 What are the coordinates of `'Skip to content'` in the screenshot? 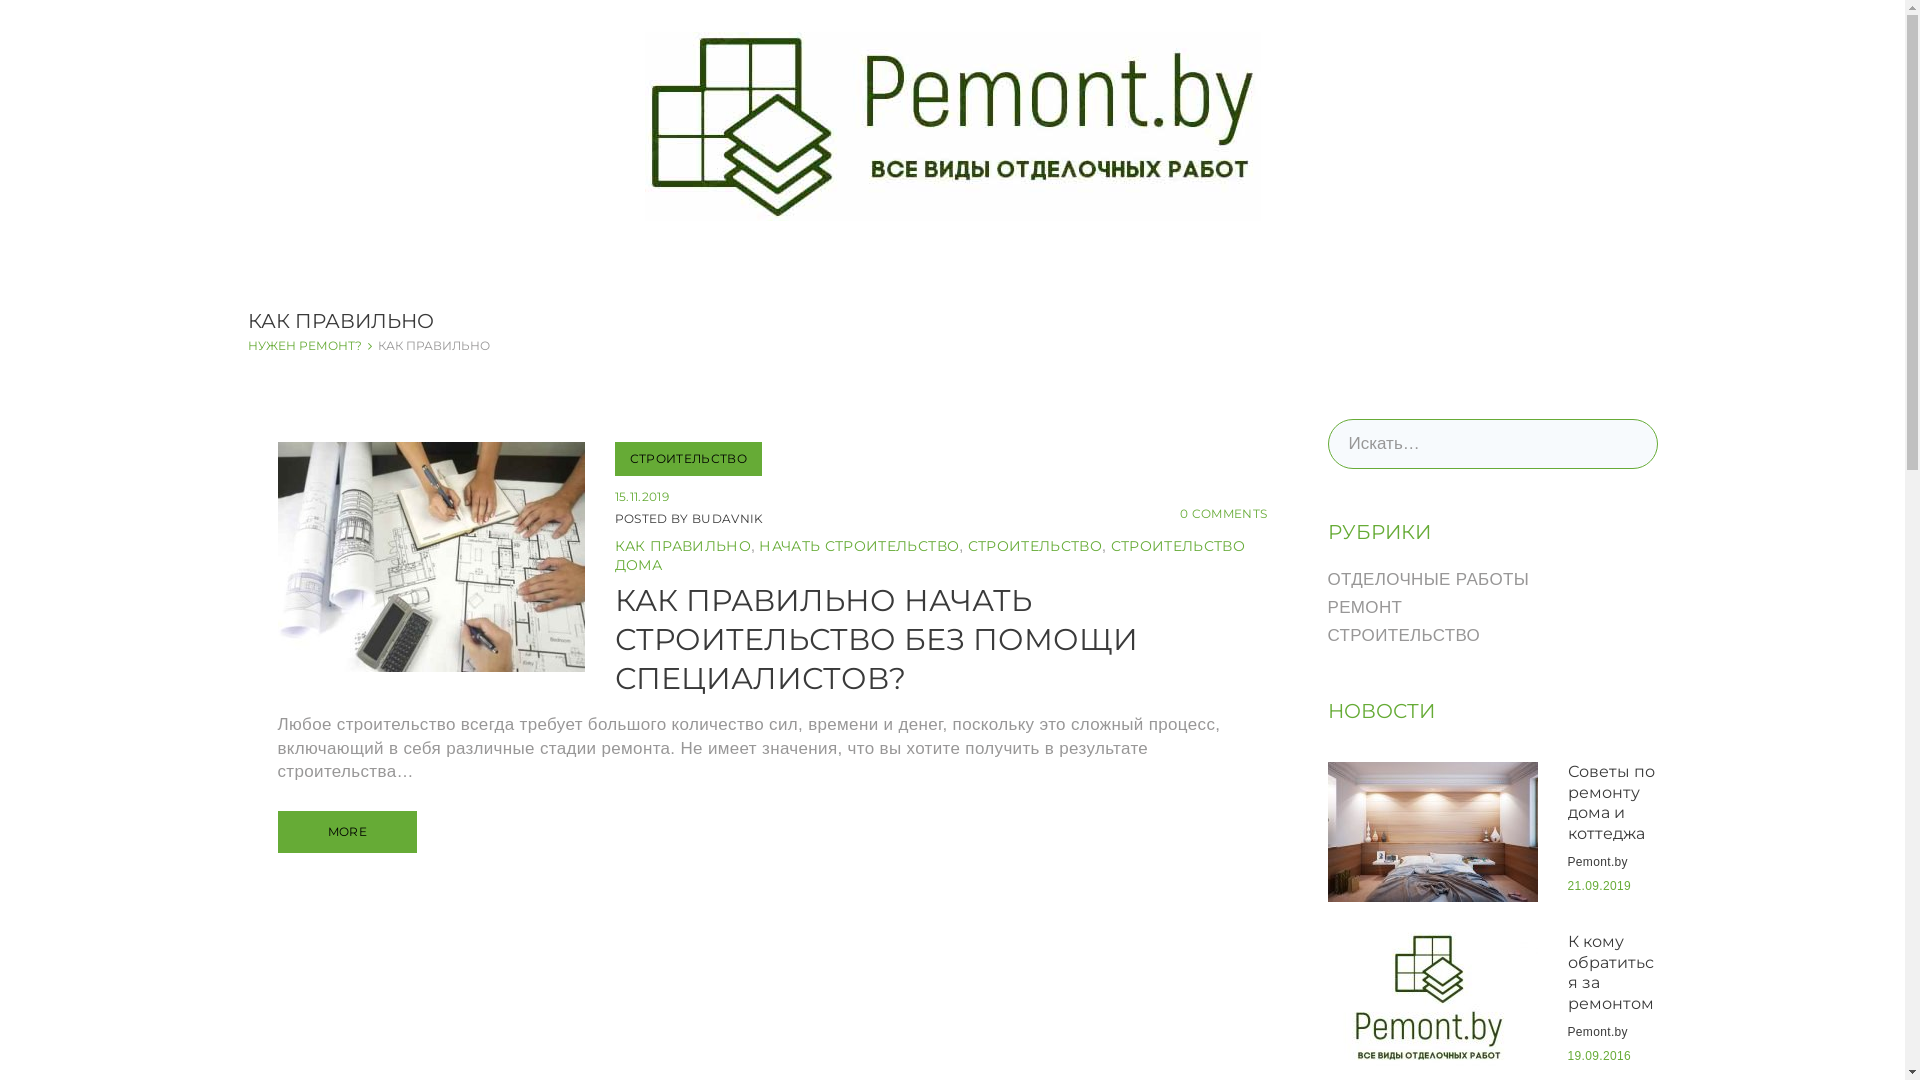 It's located at (0, 0).